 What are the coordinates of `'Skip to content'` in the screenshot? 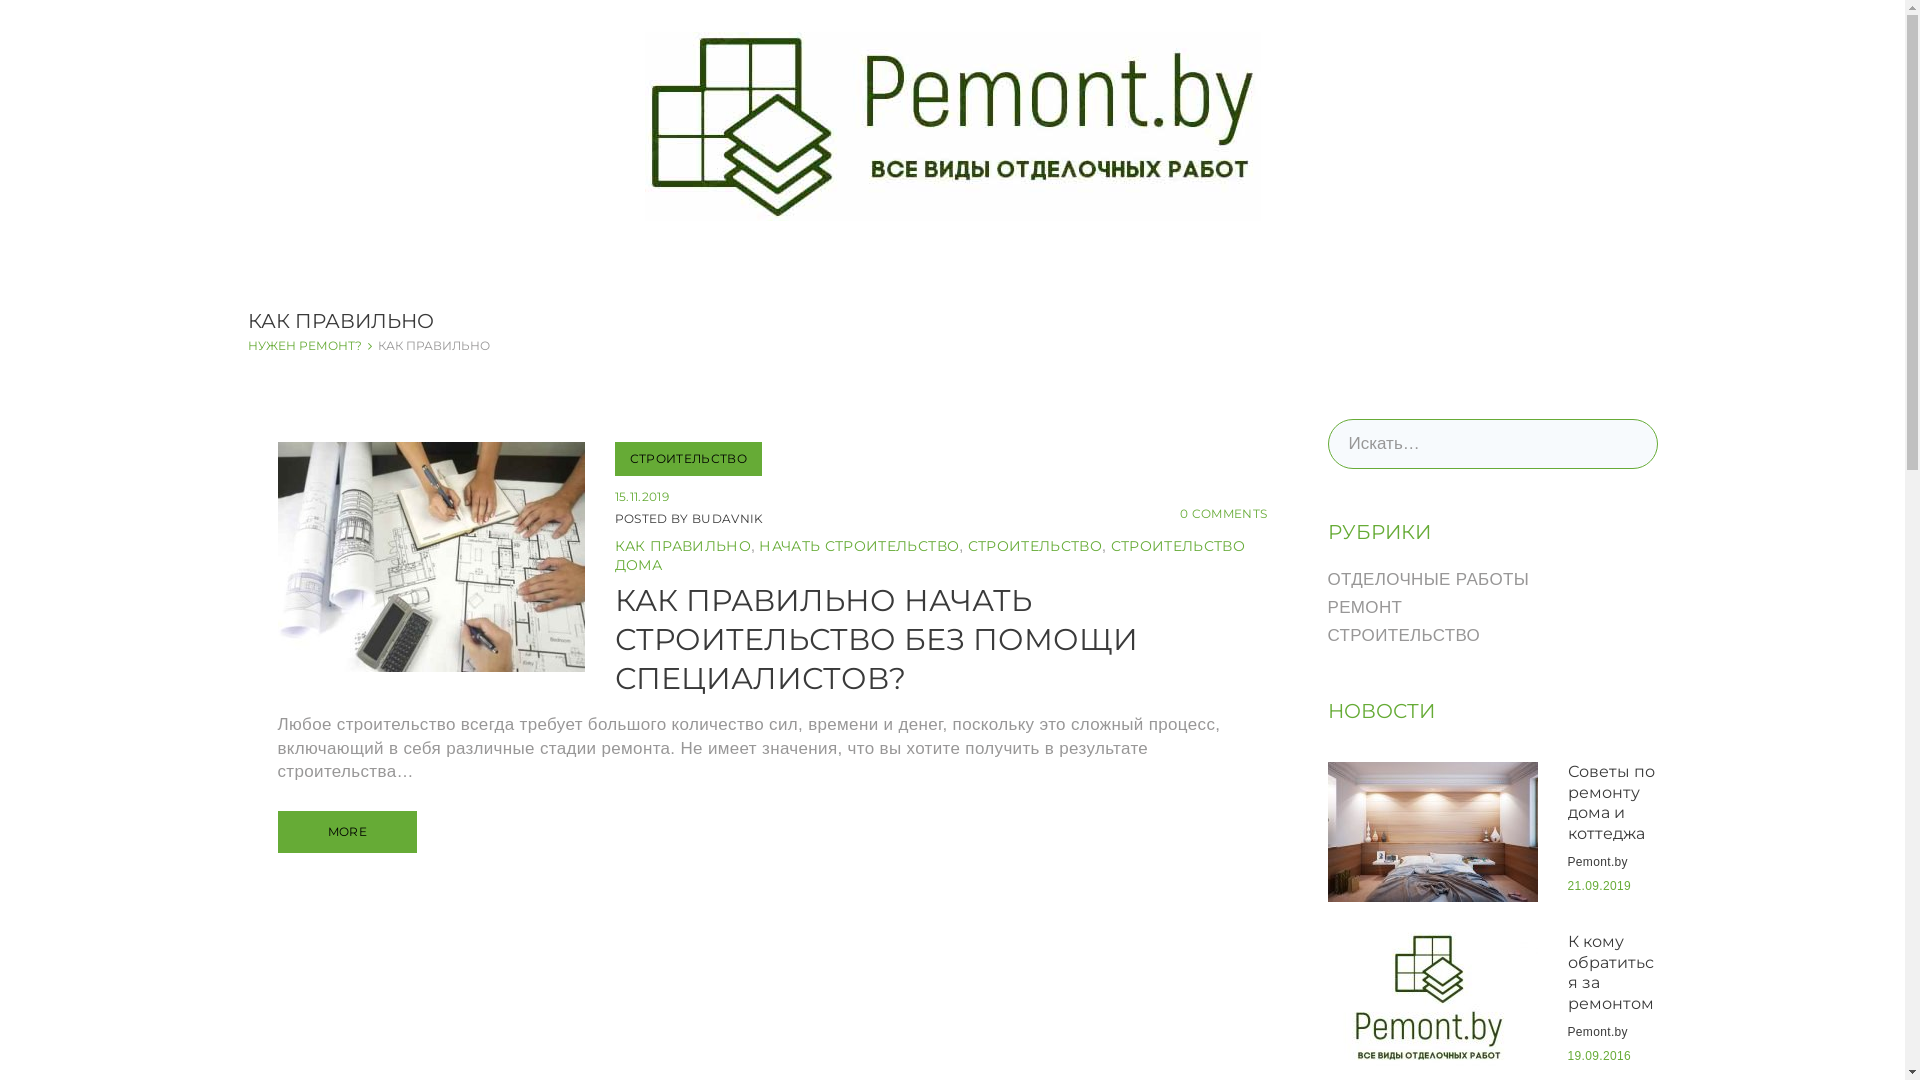 It's located at (0, 0).